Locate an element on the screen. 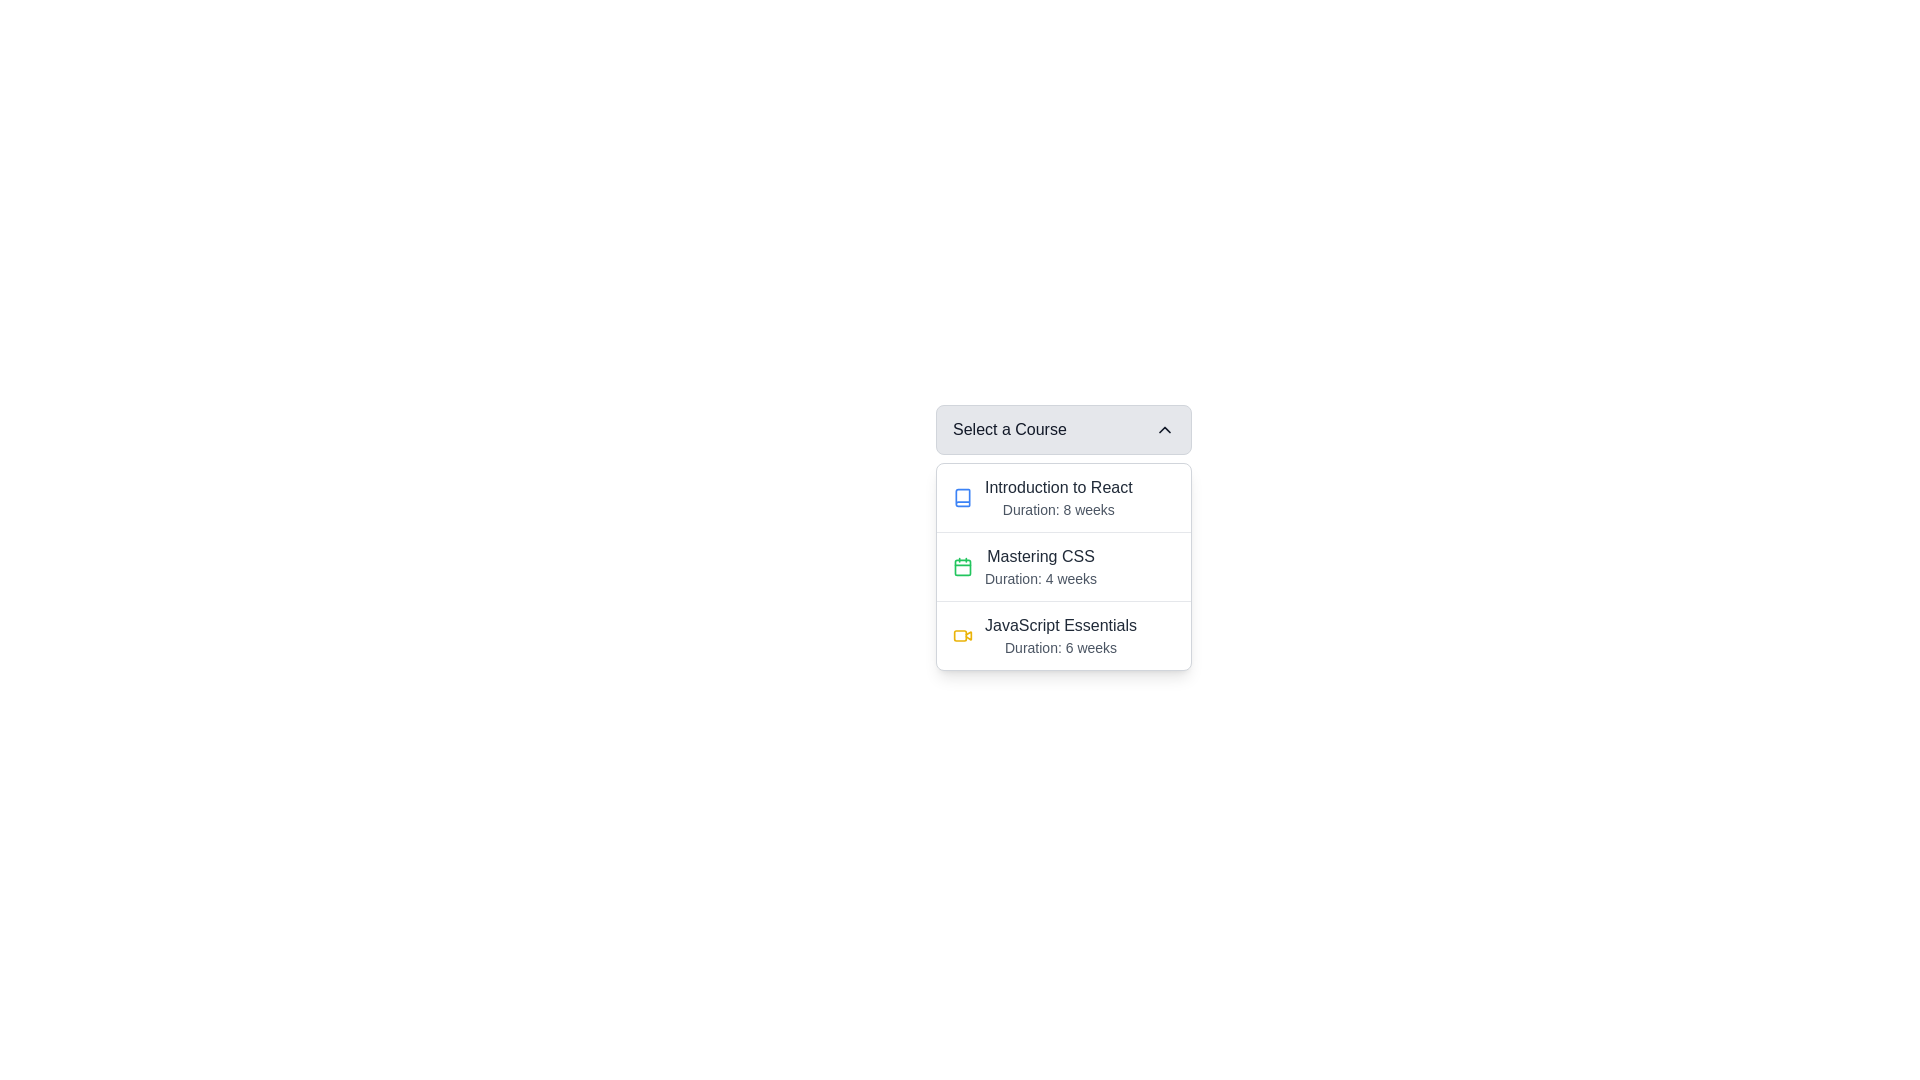 This screenshot has height=1080, width=1920. the text label 'Mastering CSS' which is the second option in the dropdown list under 'Select a Course' is located at coordinates (1040, 567).